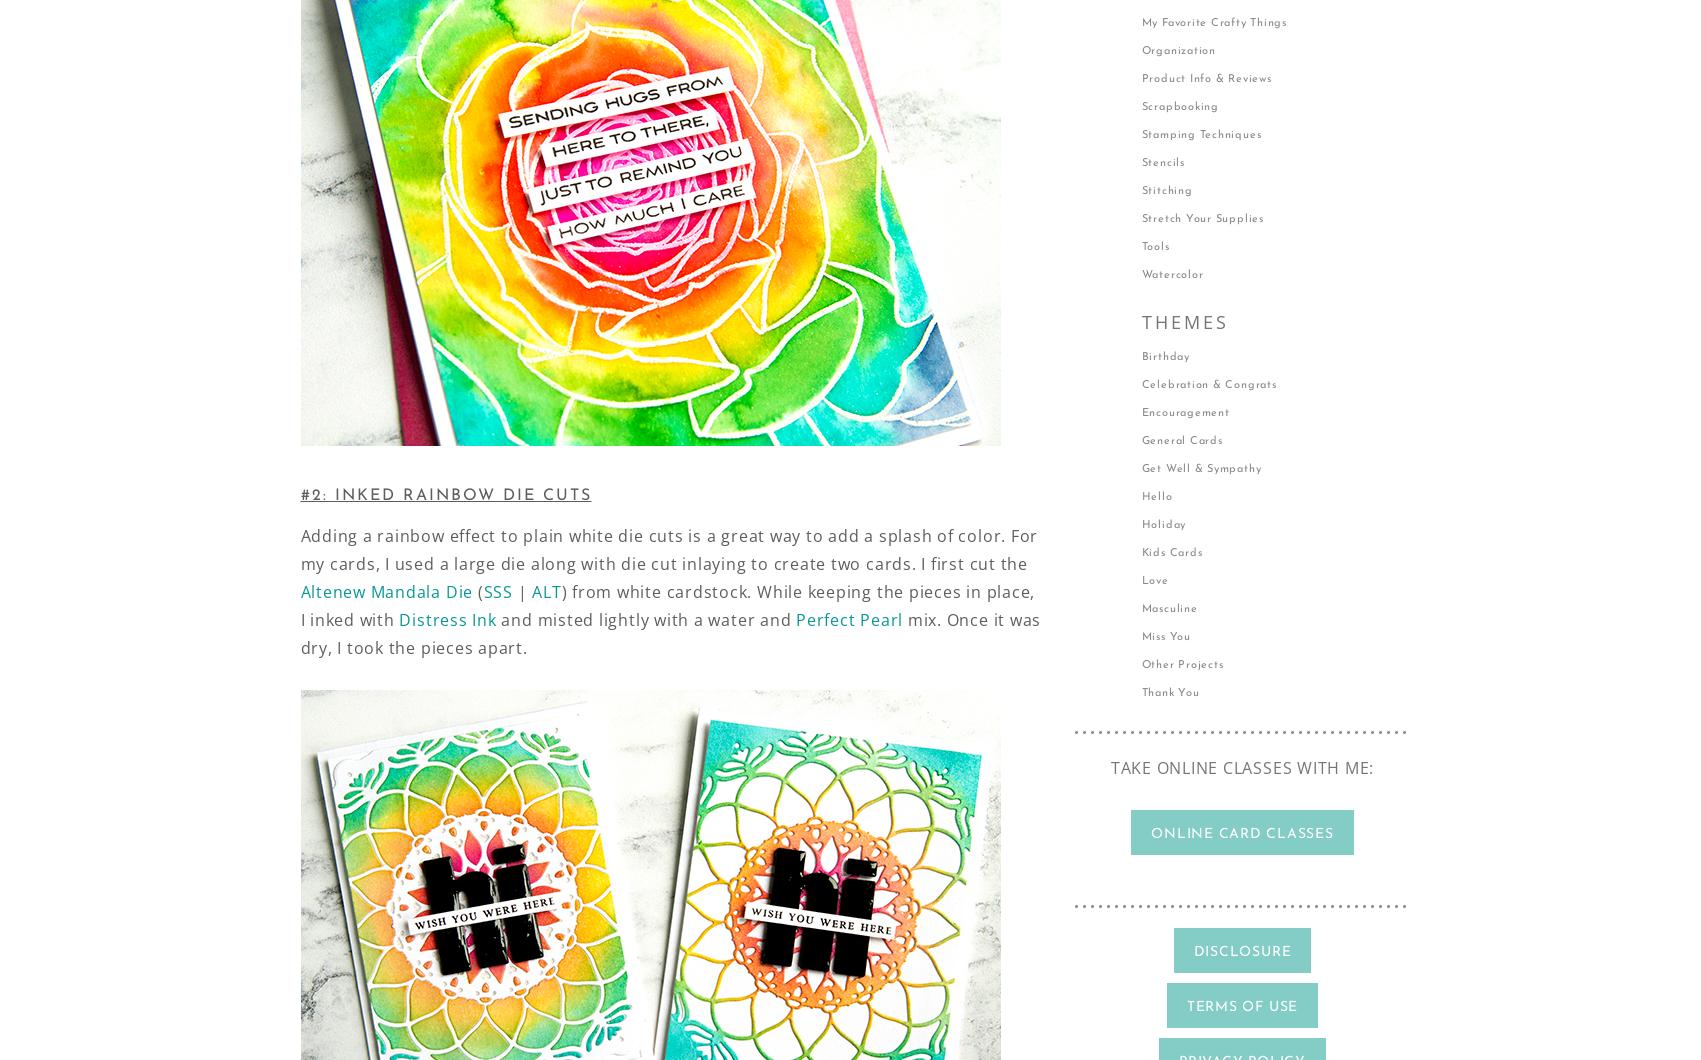 The width and height of the screenshot is (1701, 1060). Describe the element at coordinates (444, 494) in the screenshot. I see `'#2: Inked rainbow die cuts'` at that location.